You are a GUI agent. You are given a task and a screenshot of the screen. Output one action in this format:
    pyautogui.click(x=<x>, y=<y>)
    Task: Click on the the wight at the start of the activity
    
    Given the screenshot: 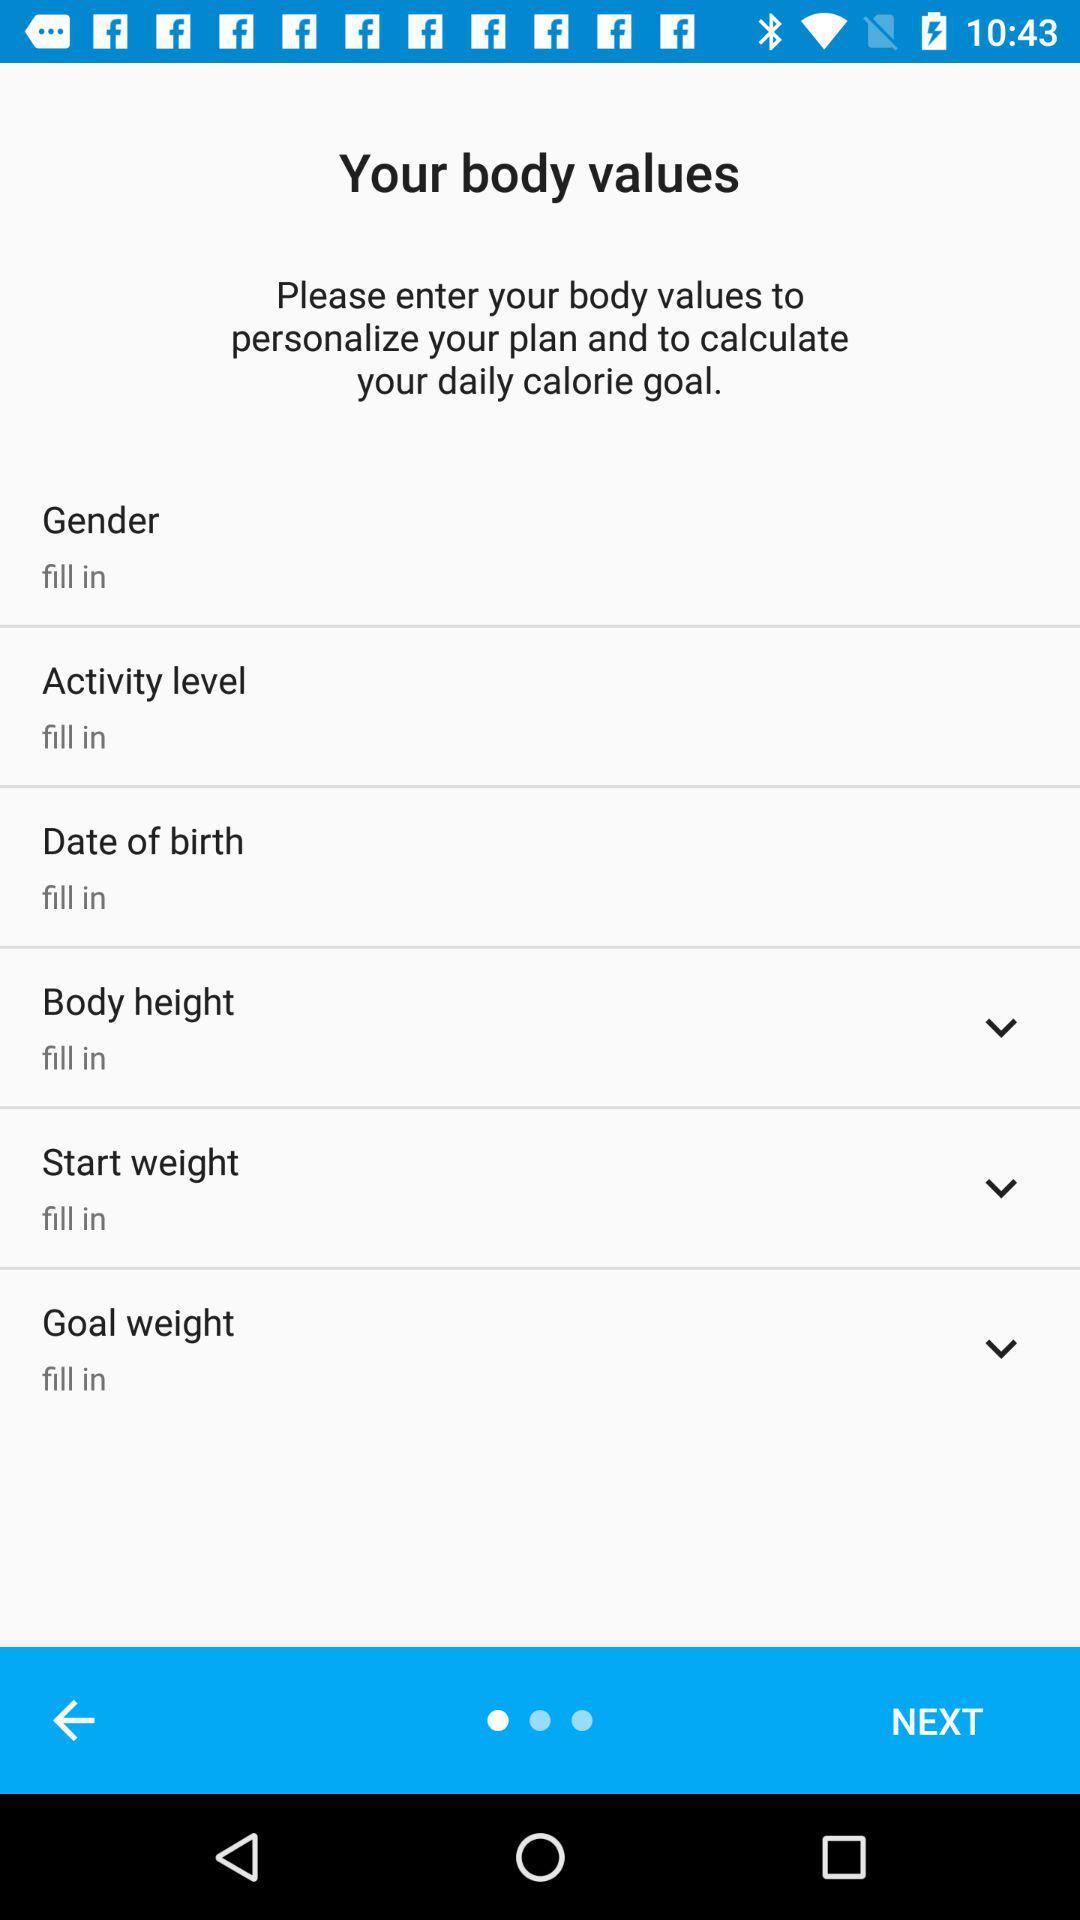 What is the action you would take?
    pyautogui.click(x=1001, y=1188)
    